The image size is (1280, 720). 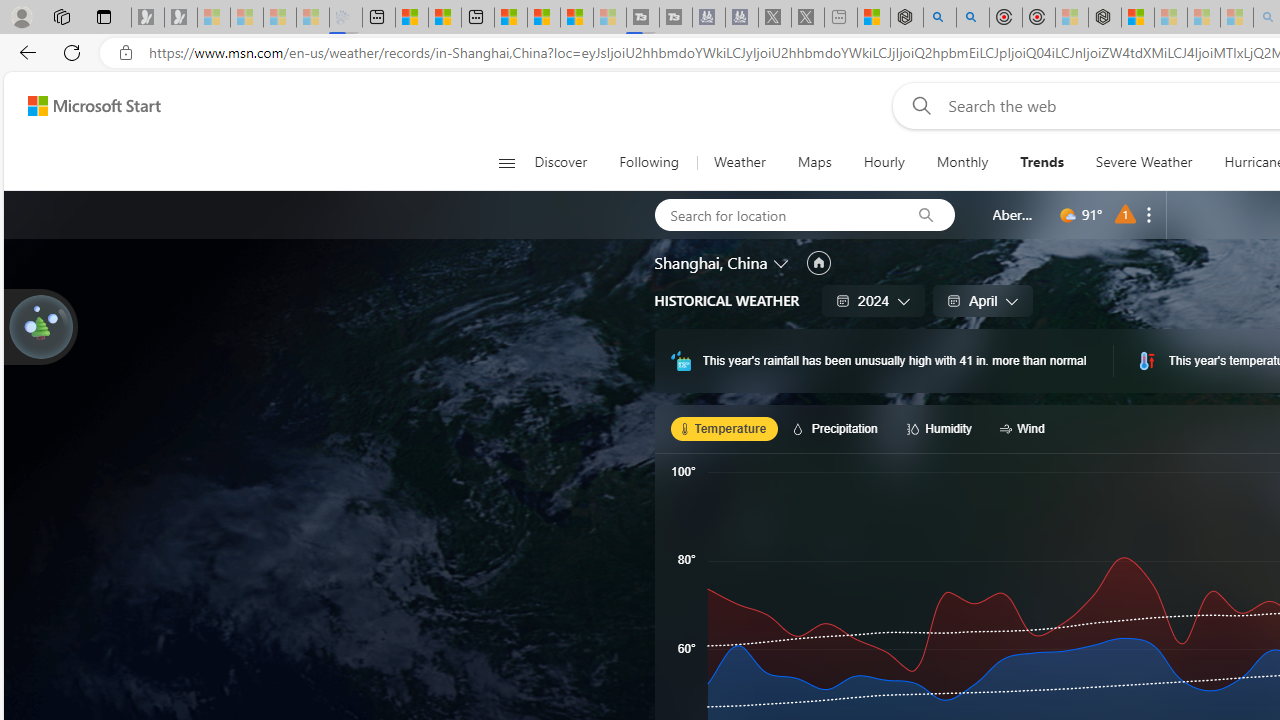 What do you see at coordinates (883, 162) in the screenshot?
I see `'Hourly'` at bounding box center [883, 162].